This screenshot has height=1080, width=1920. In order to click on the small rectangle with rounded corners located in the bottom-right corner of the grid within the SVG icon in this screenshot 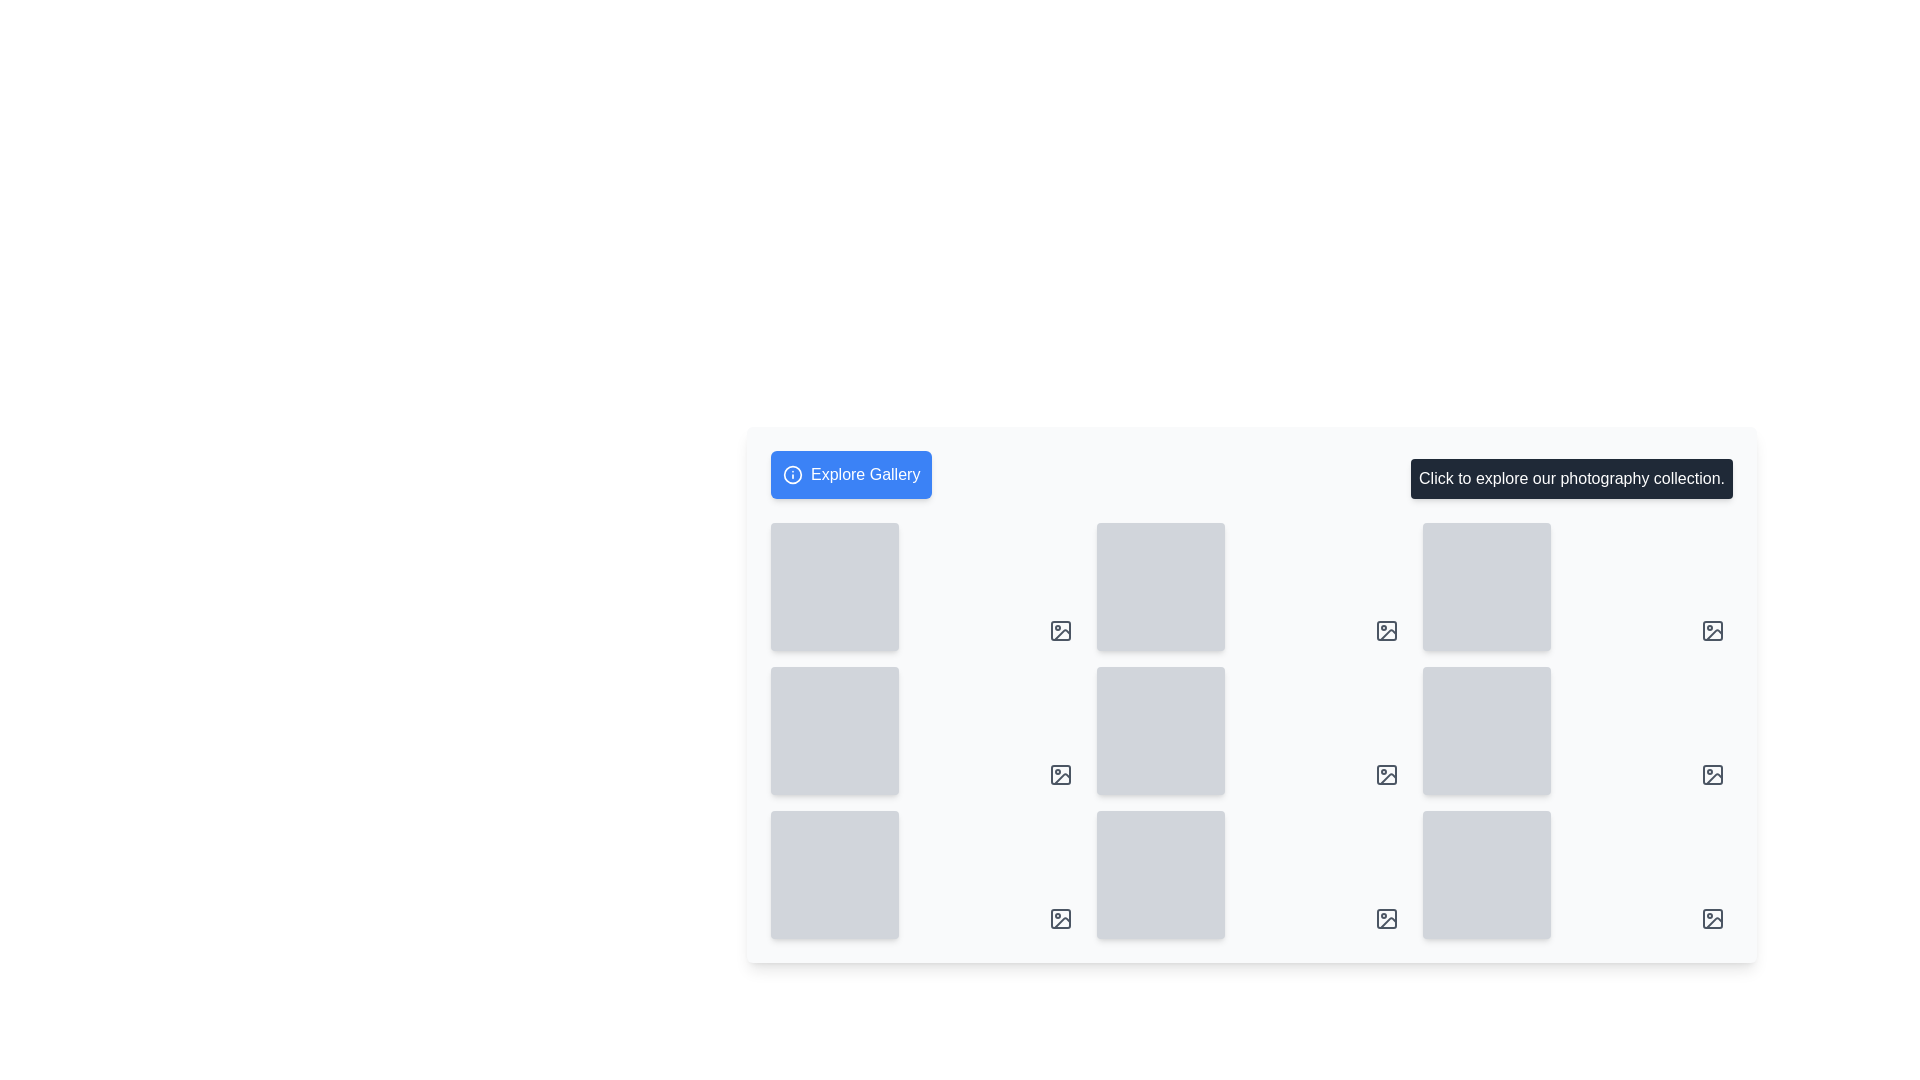, I will do `click(1059, 918)`.